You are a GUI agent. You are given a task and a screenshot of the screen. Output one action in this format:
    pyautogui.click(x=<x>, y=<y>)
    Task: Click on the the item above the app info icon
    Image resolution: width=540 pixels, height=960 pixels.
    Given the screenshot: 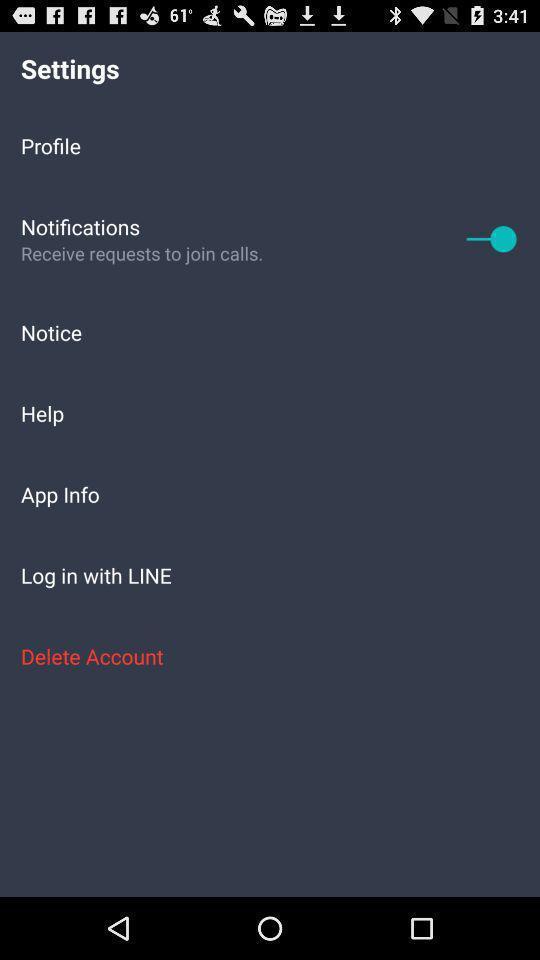 What is the action you would take?
    pyautogui.click(x=270, y=412)
    